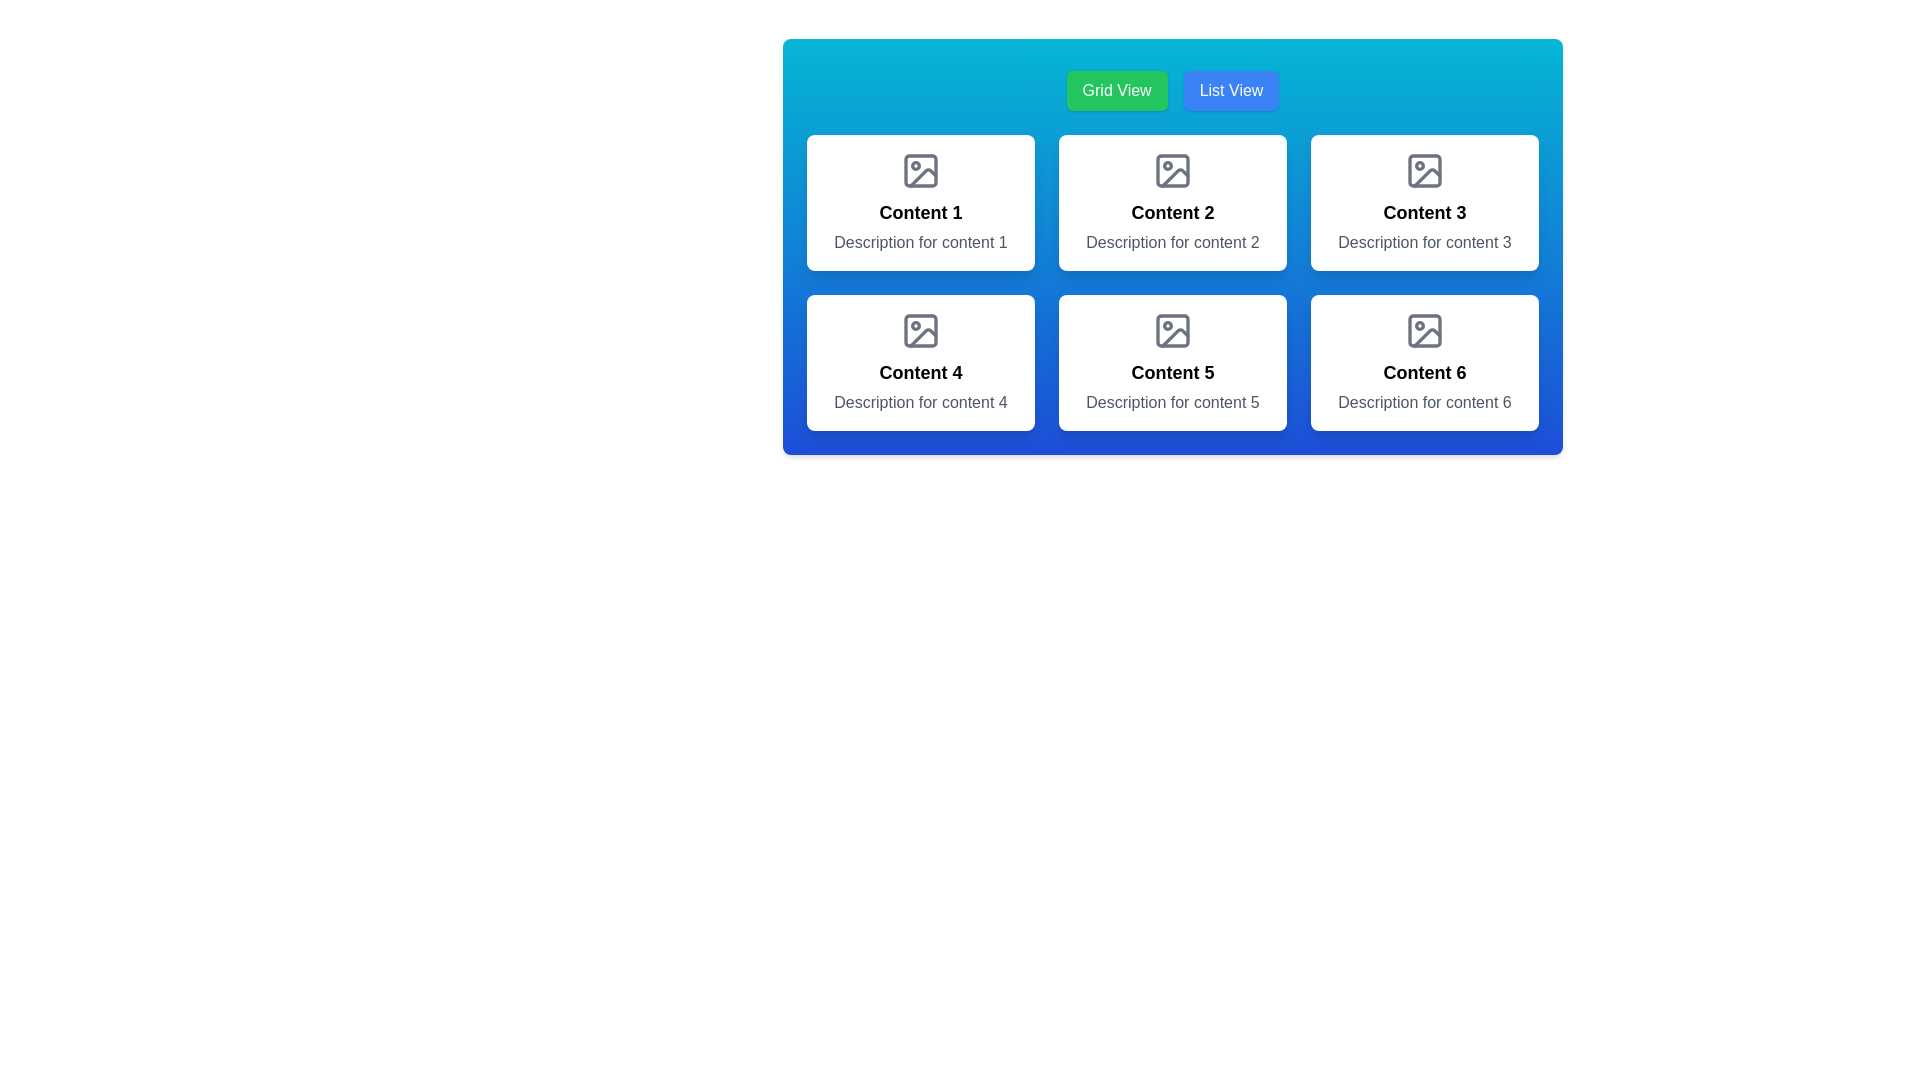 Image resolution: width=1920 pixels, height=1080 pixels. Describe the element at coordinates (920, 242) in the screenshot. I see `the Text block that provides a brief description for the 'Content 1' section, located below the 'Content 1' heading` at that location.